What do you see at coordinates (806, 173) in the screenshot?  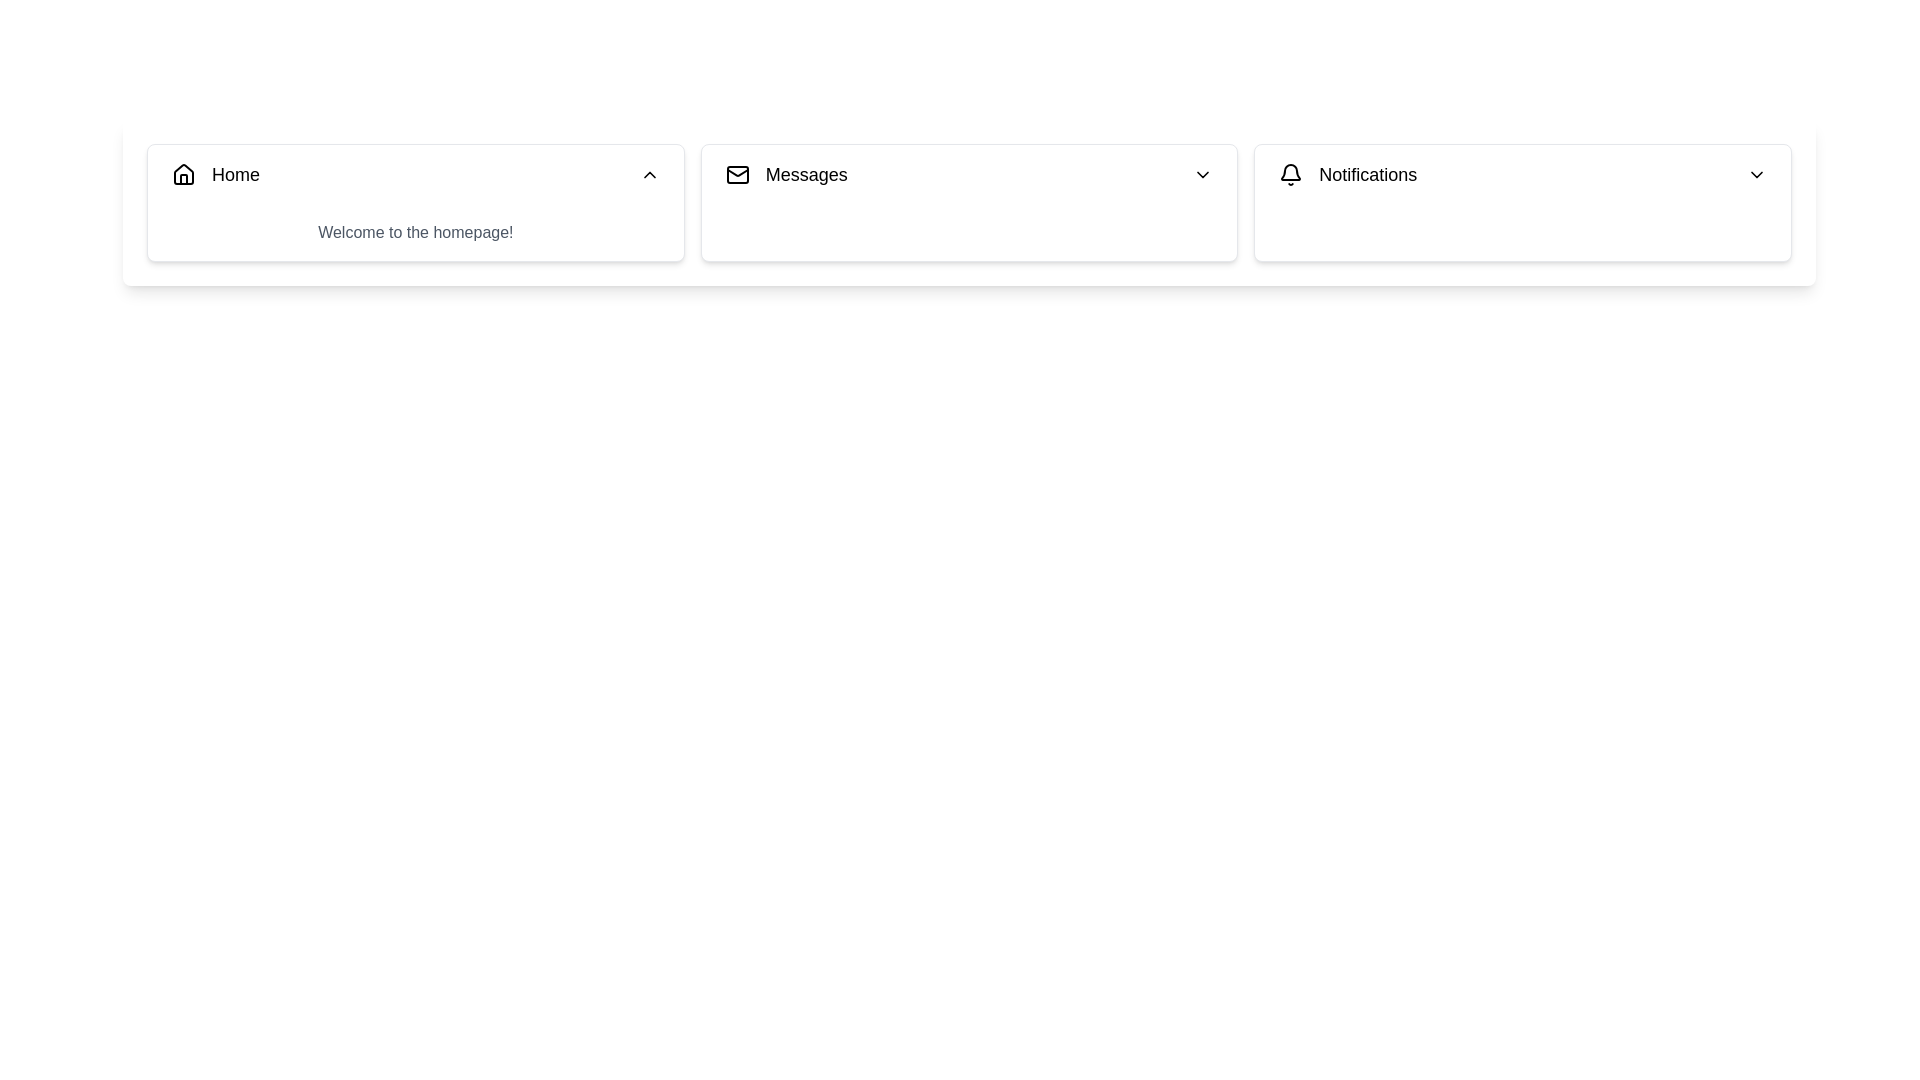 I see `the 'Messages' static text label, which is styled in a medium-weight font and is larger than surrounding text, located to the right of a mail icon in the center of the interface section` at bounding box center [806, 173].